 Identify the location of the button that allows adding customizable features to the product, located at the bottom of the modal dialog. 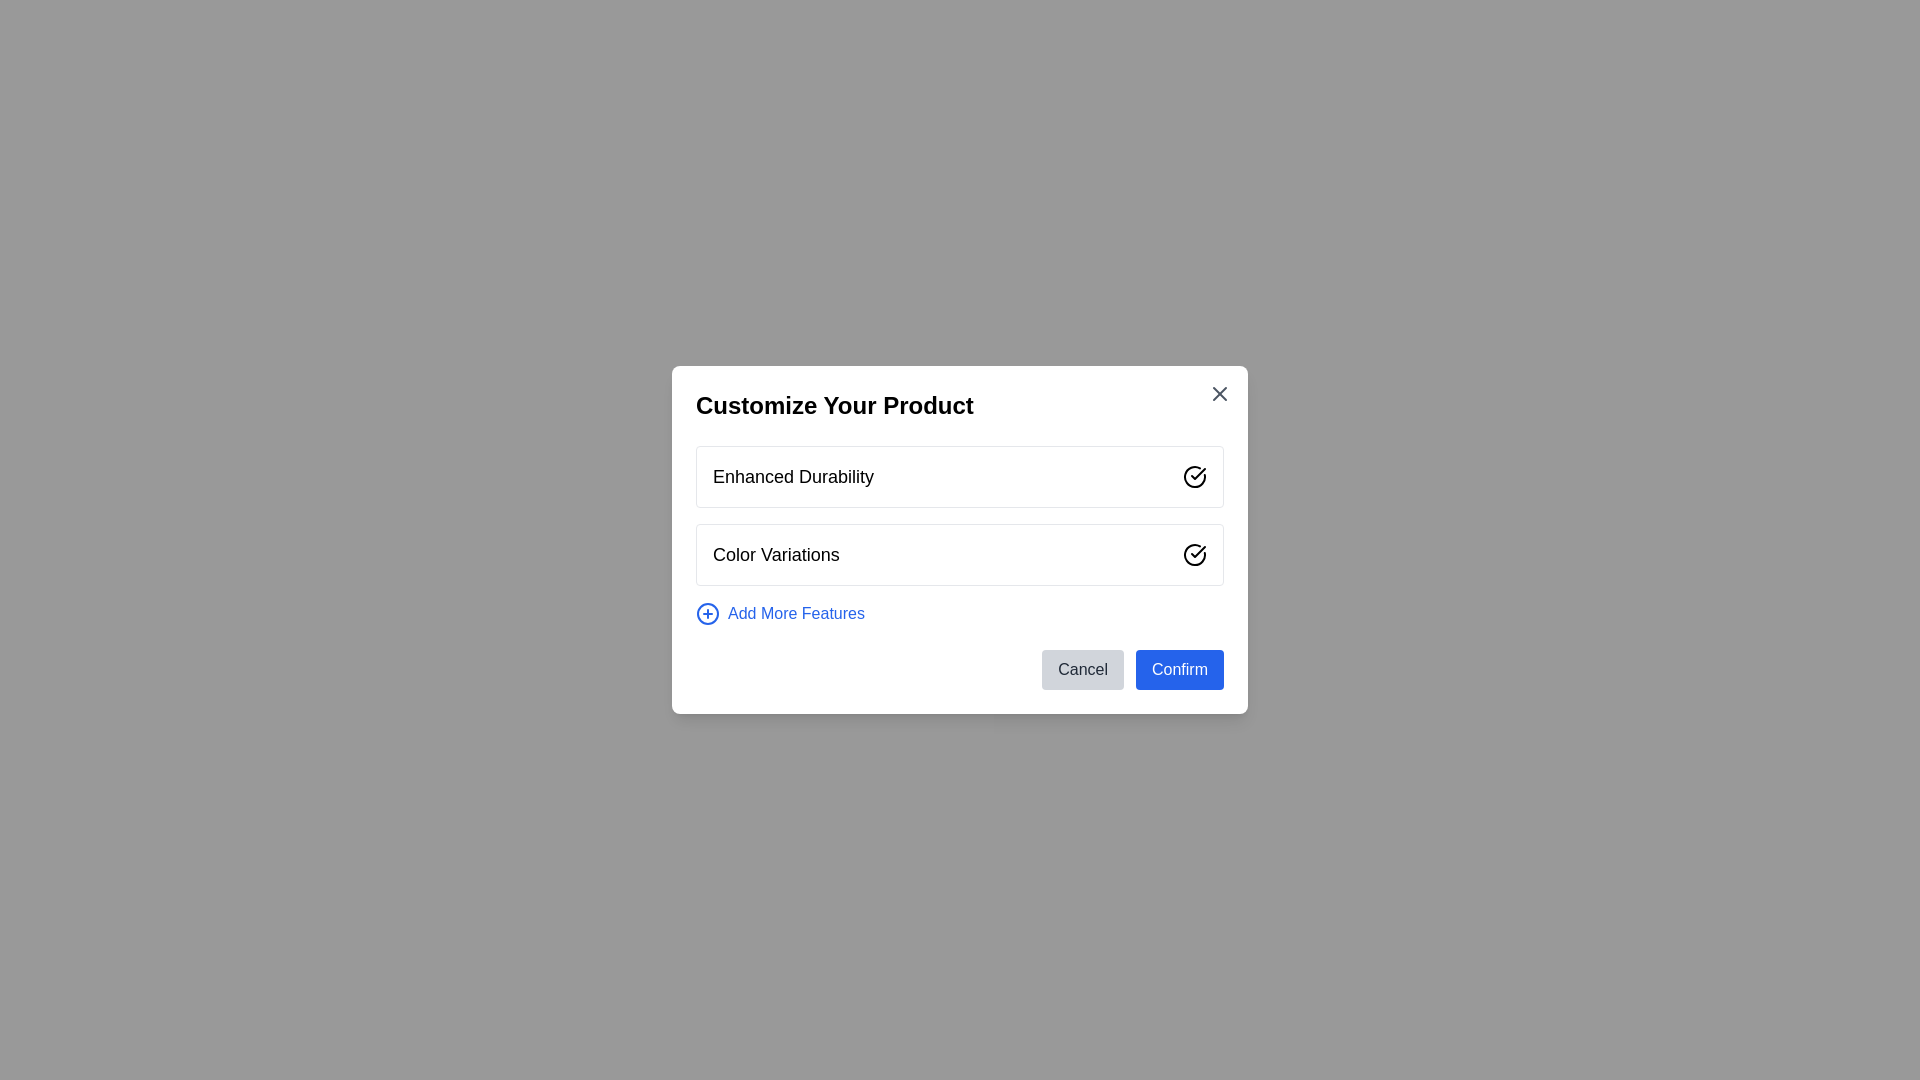
(779, 612).